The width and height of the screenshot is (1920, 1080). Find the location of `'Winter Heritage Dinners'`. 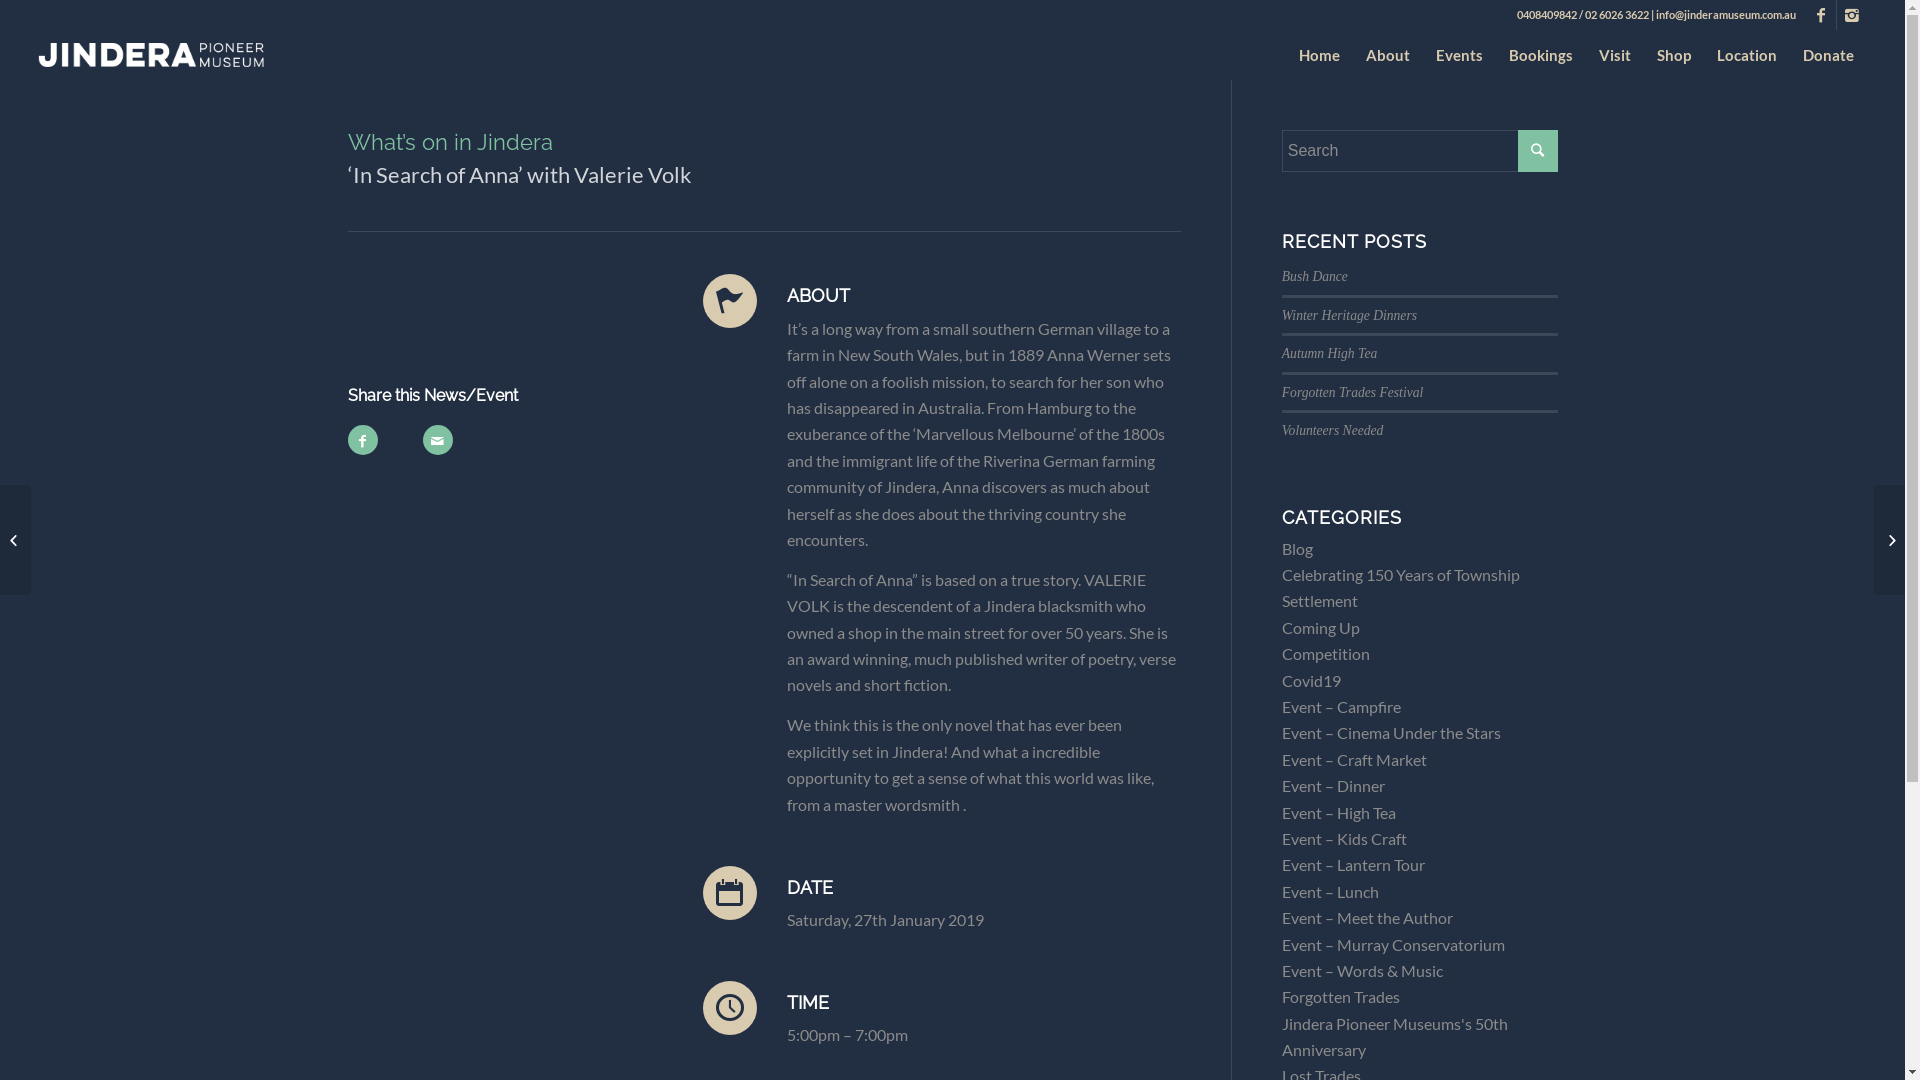

'Winter Heritage Dinners' is located at coordinates (1349, 315).